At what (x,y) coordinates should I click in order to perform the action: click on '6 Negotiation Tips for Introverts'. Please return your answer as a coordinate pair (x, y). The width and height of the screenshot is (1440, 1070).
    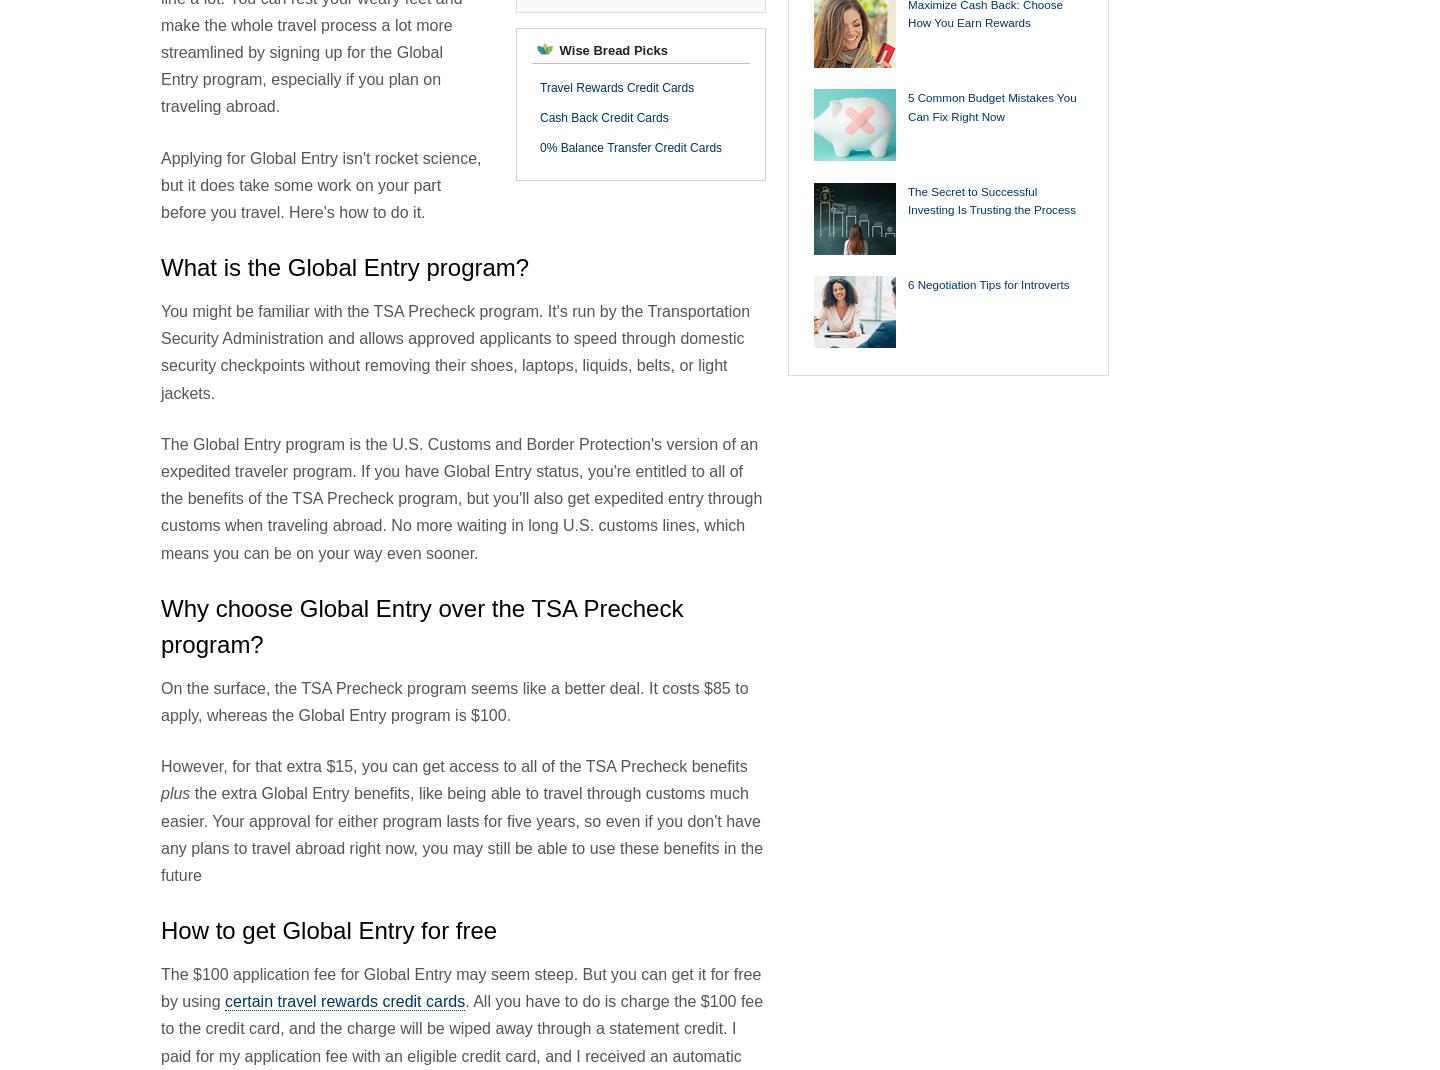
    Looking at the image, I should click on (987, 284).